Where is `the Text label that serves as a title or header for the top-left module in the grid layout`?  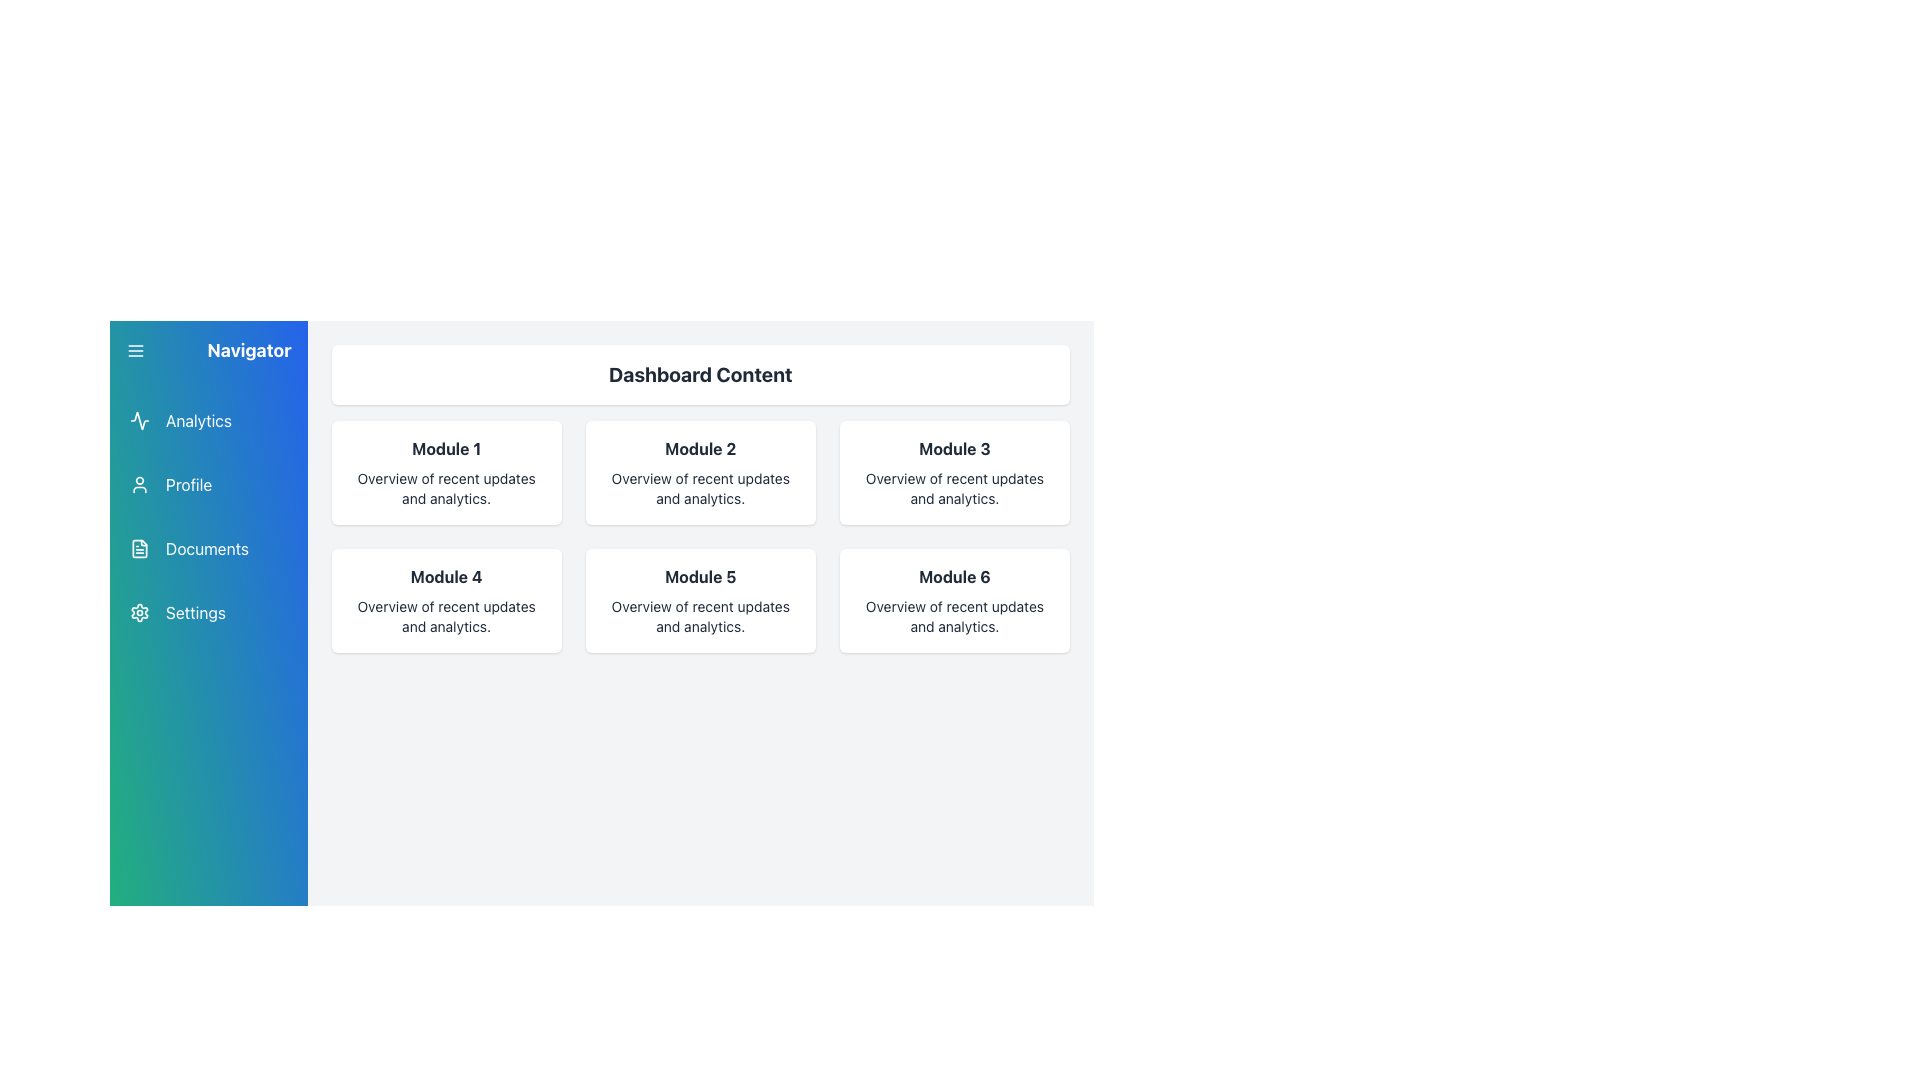 the Text label that serves as a title or header for the top-left module in the grid layout is located at coordinates (445, 447).